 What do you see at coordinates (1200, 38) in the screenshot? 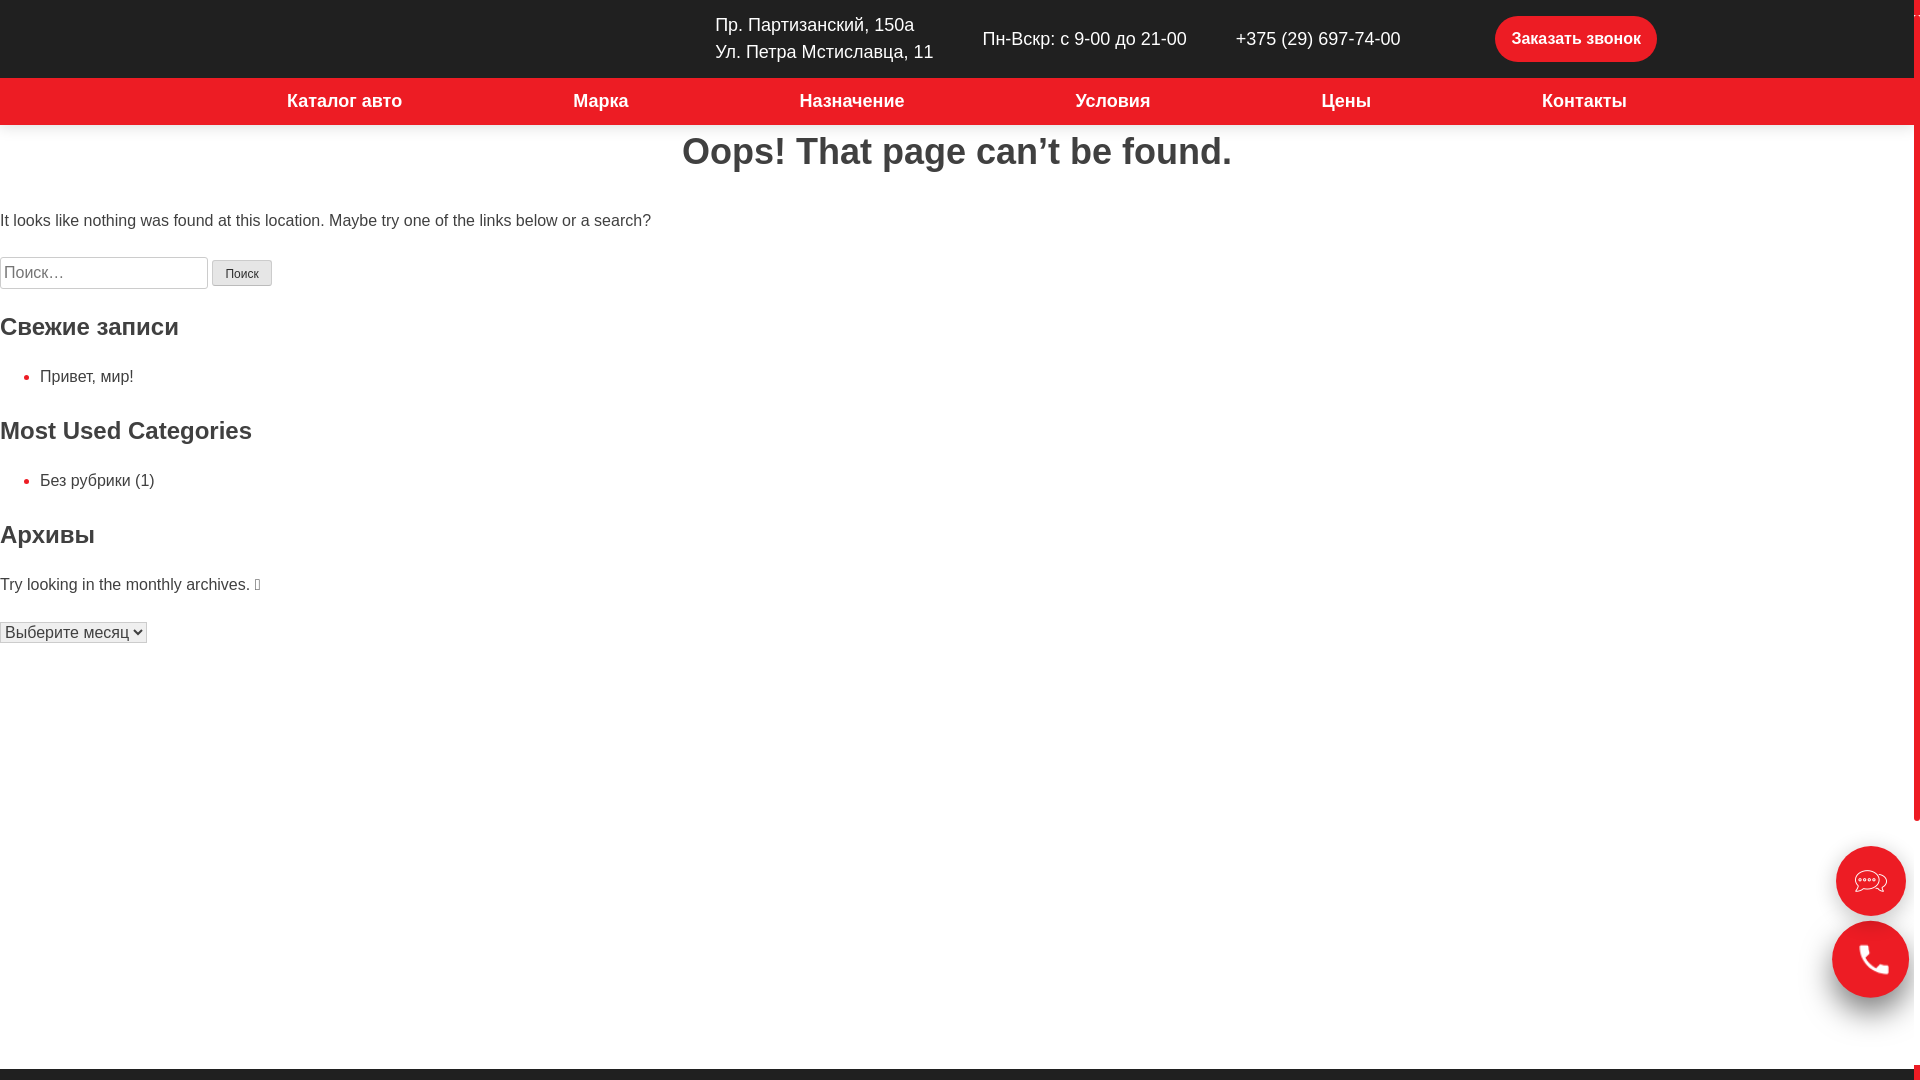
I see `'+375 (29) 697-74-00'` at bounding box center [1200, 38].